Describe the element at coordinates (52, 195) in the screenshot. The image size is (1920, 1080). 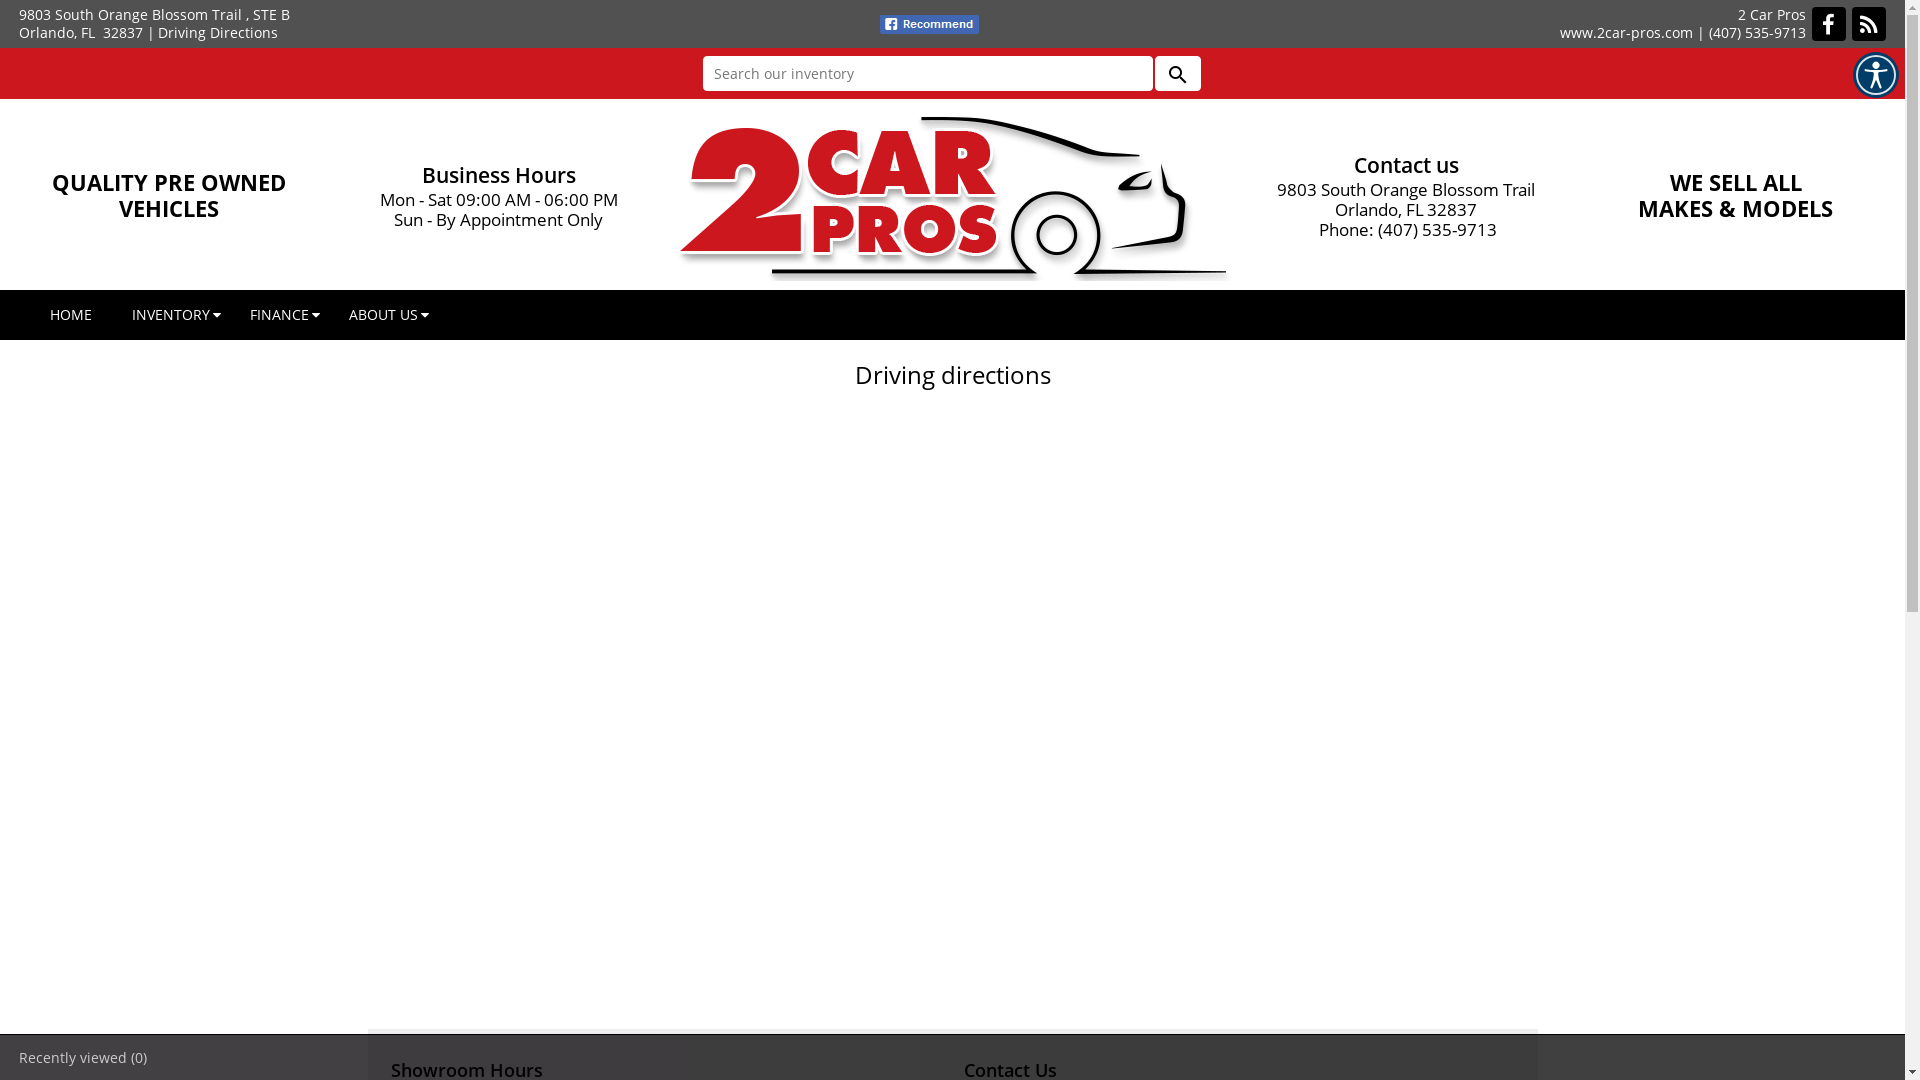
I see `'QUALITY PRE OWNED` at that location.